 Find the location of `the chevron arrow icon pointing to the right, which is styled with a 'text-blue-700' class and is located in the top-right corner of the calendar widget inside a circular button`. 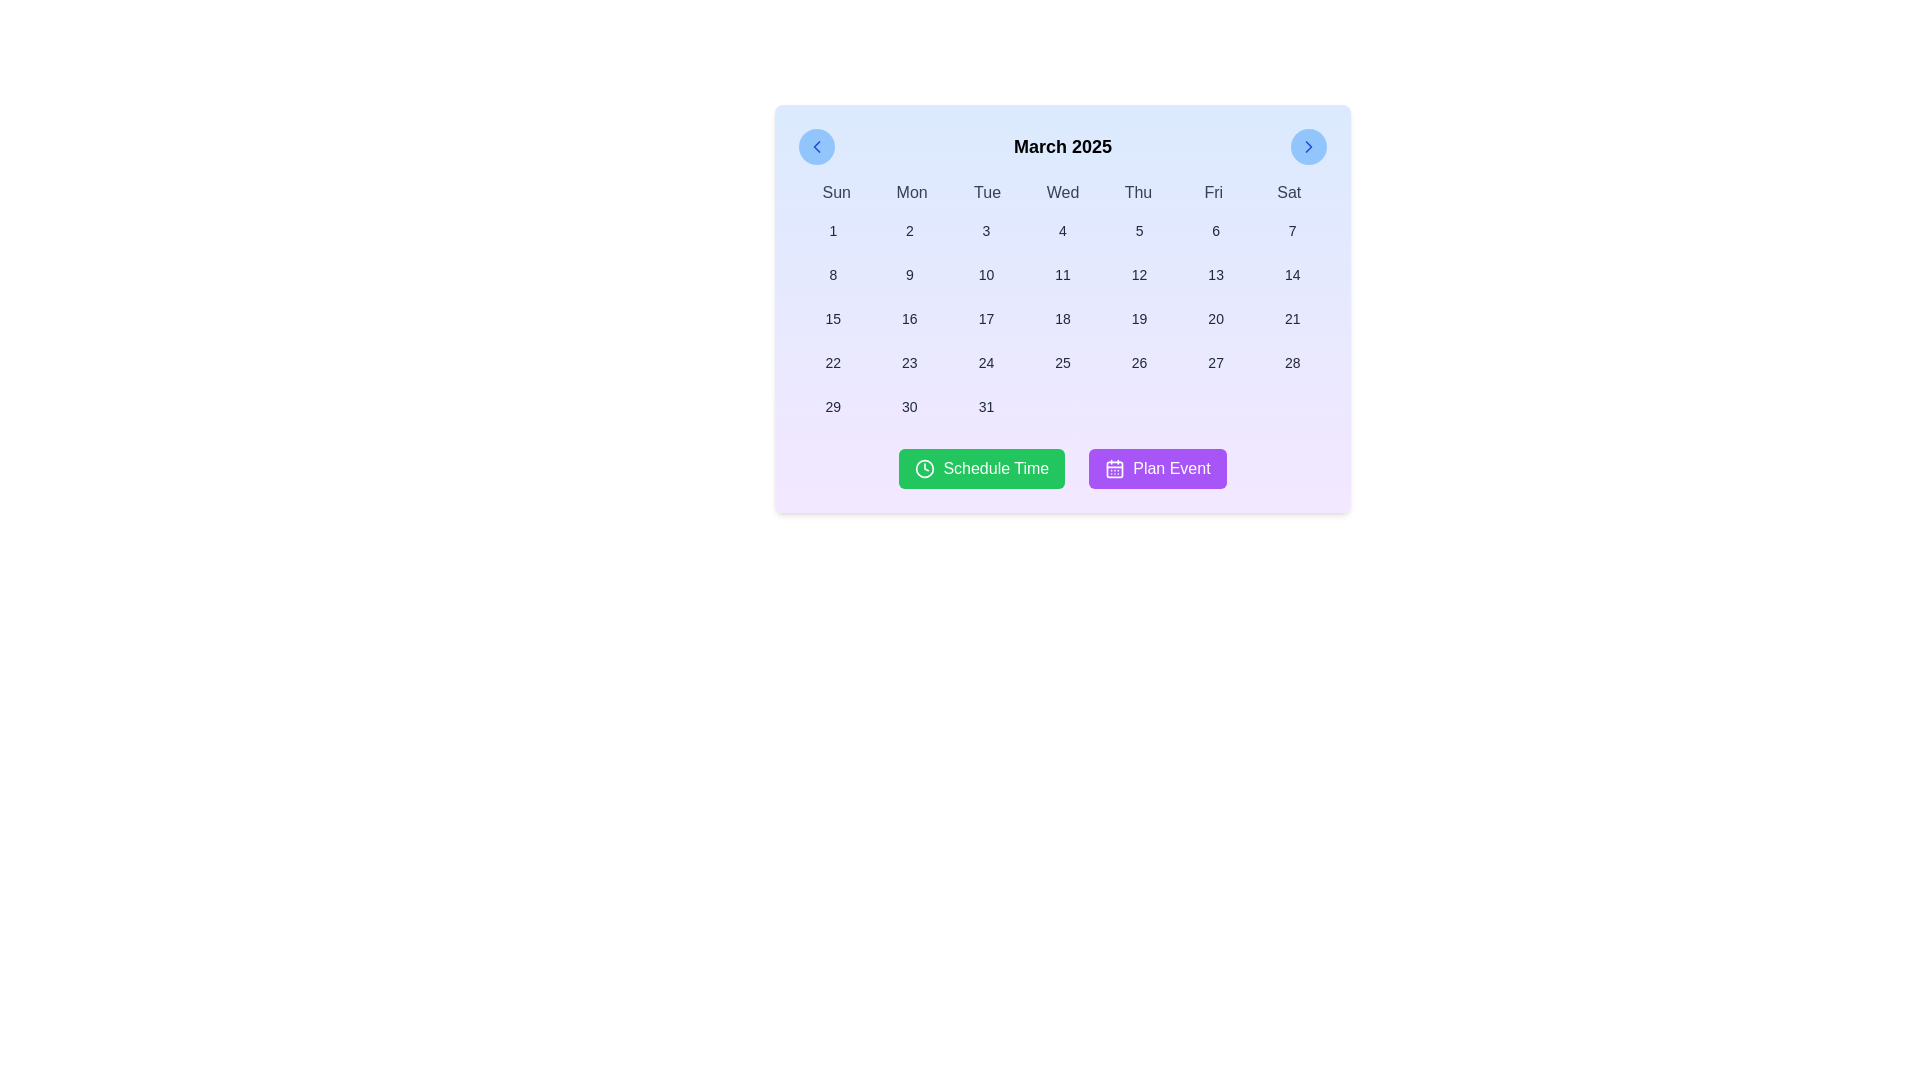

the chevron arrow icon pointing to the right, which is styled with a 'text-blue-700' class and is located in the top-right corner of the calendar widget inside a circular button is located at coordinates (1309, 145).